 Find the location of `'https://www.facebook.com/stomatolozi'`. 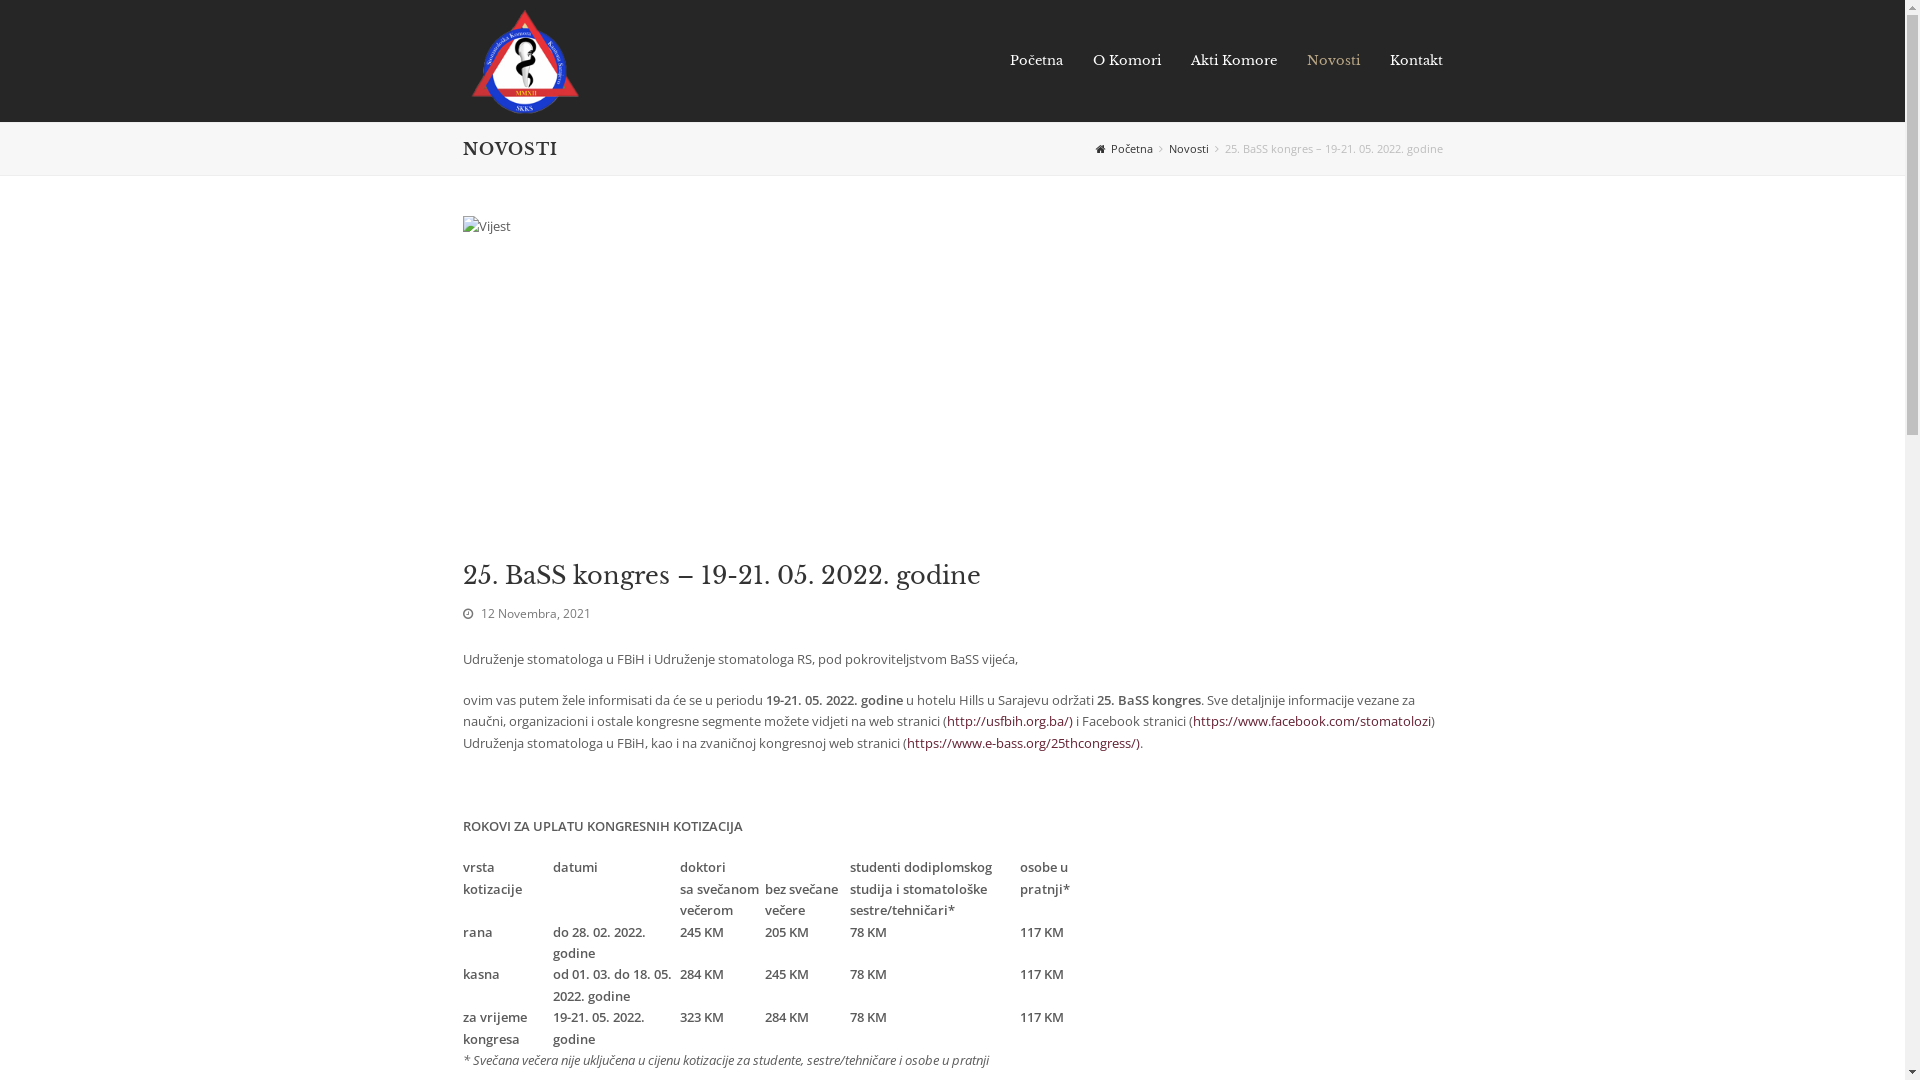

'https://www.facebook.com/stomatolozi' is located at coordinates (1310, 721).